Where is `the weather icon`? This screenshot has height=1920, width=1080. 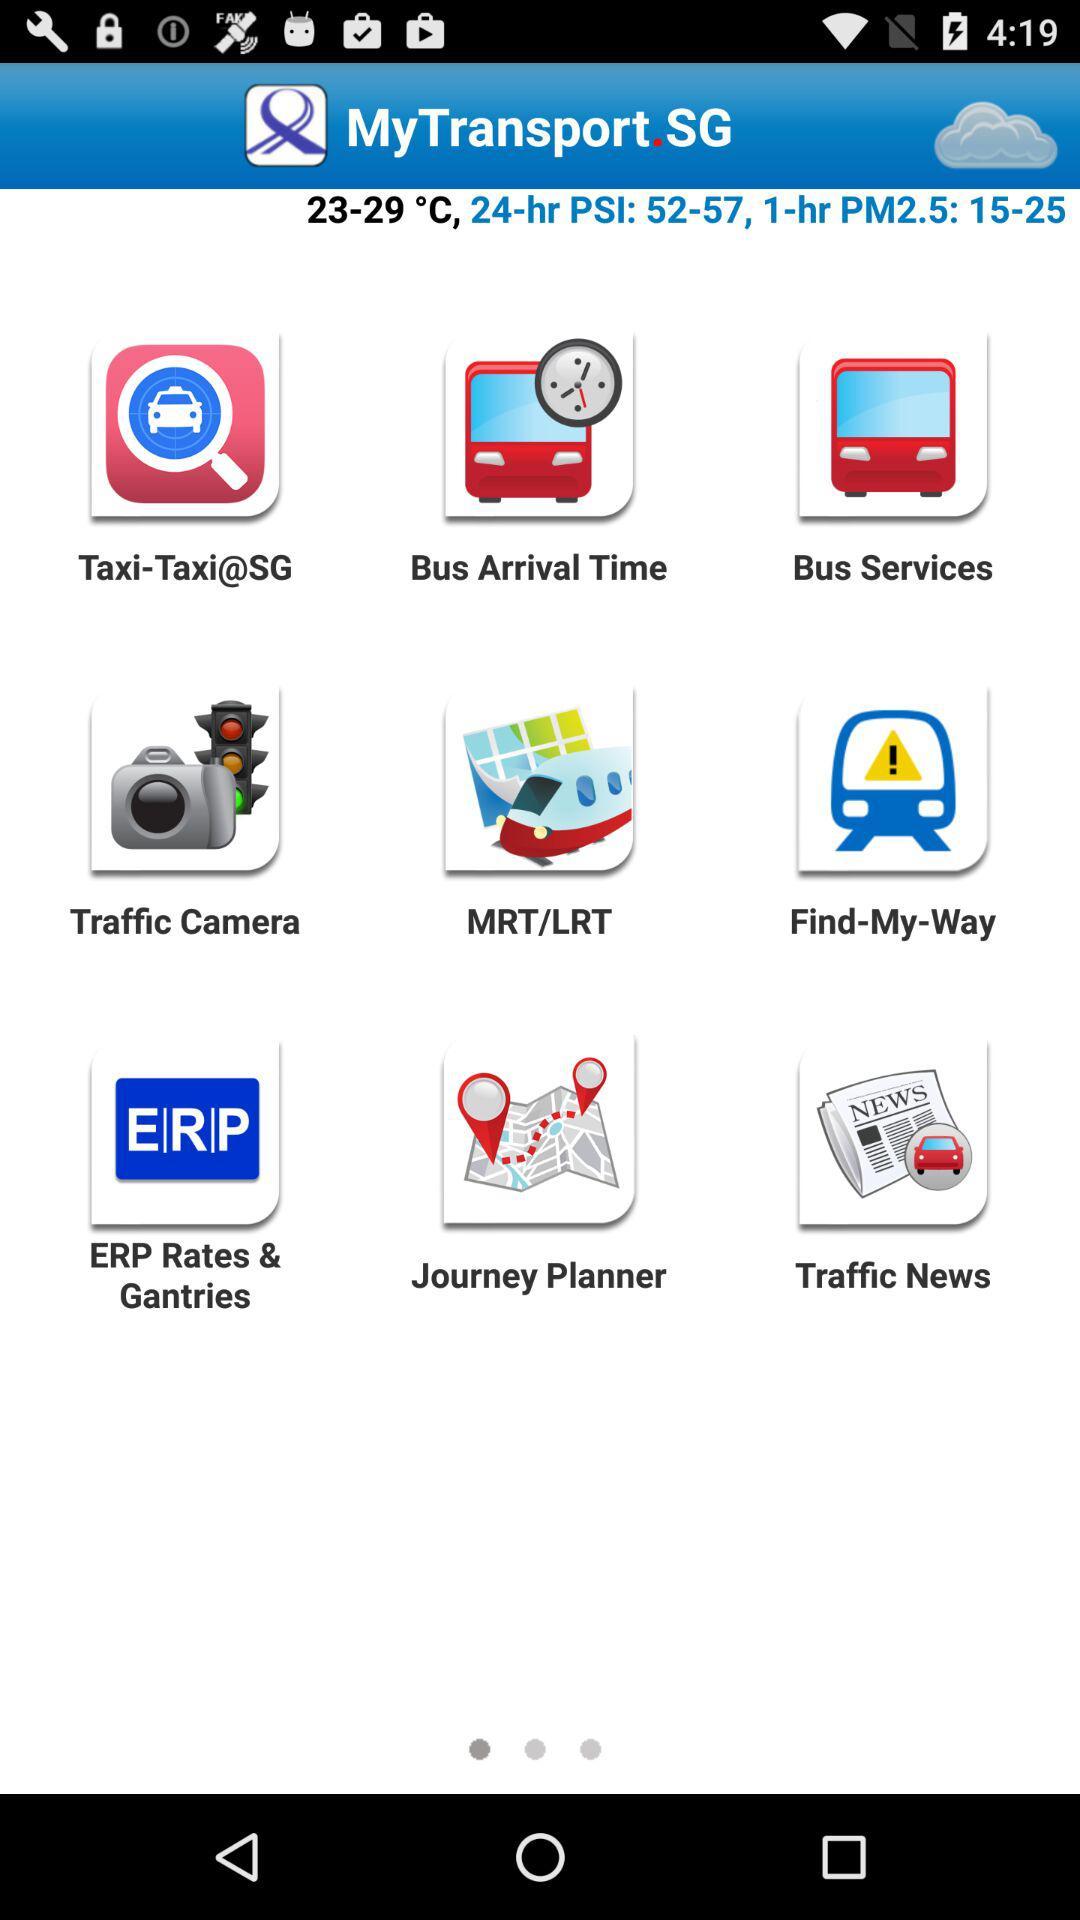
the weather icon is located at coordinates (996, 145).